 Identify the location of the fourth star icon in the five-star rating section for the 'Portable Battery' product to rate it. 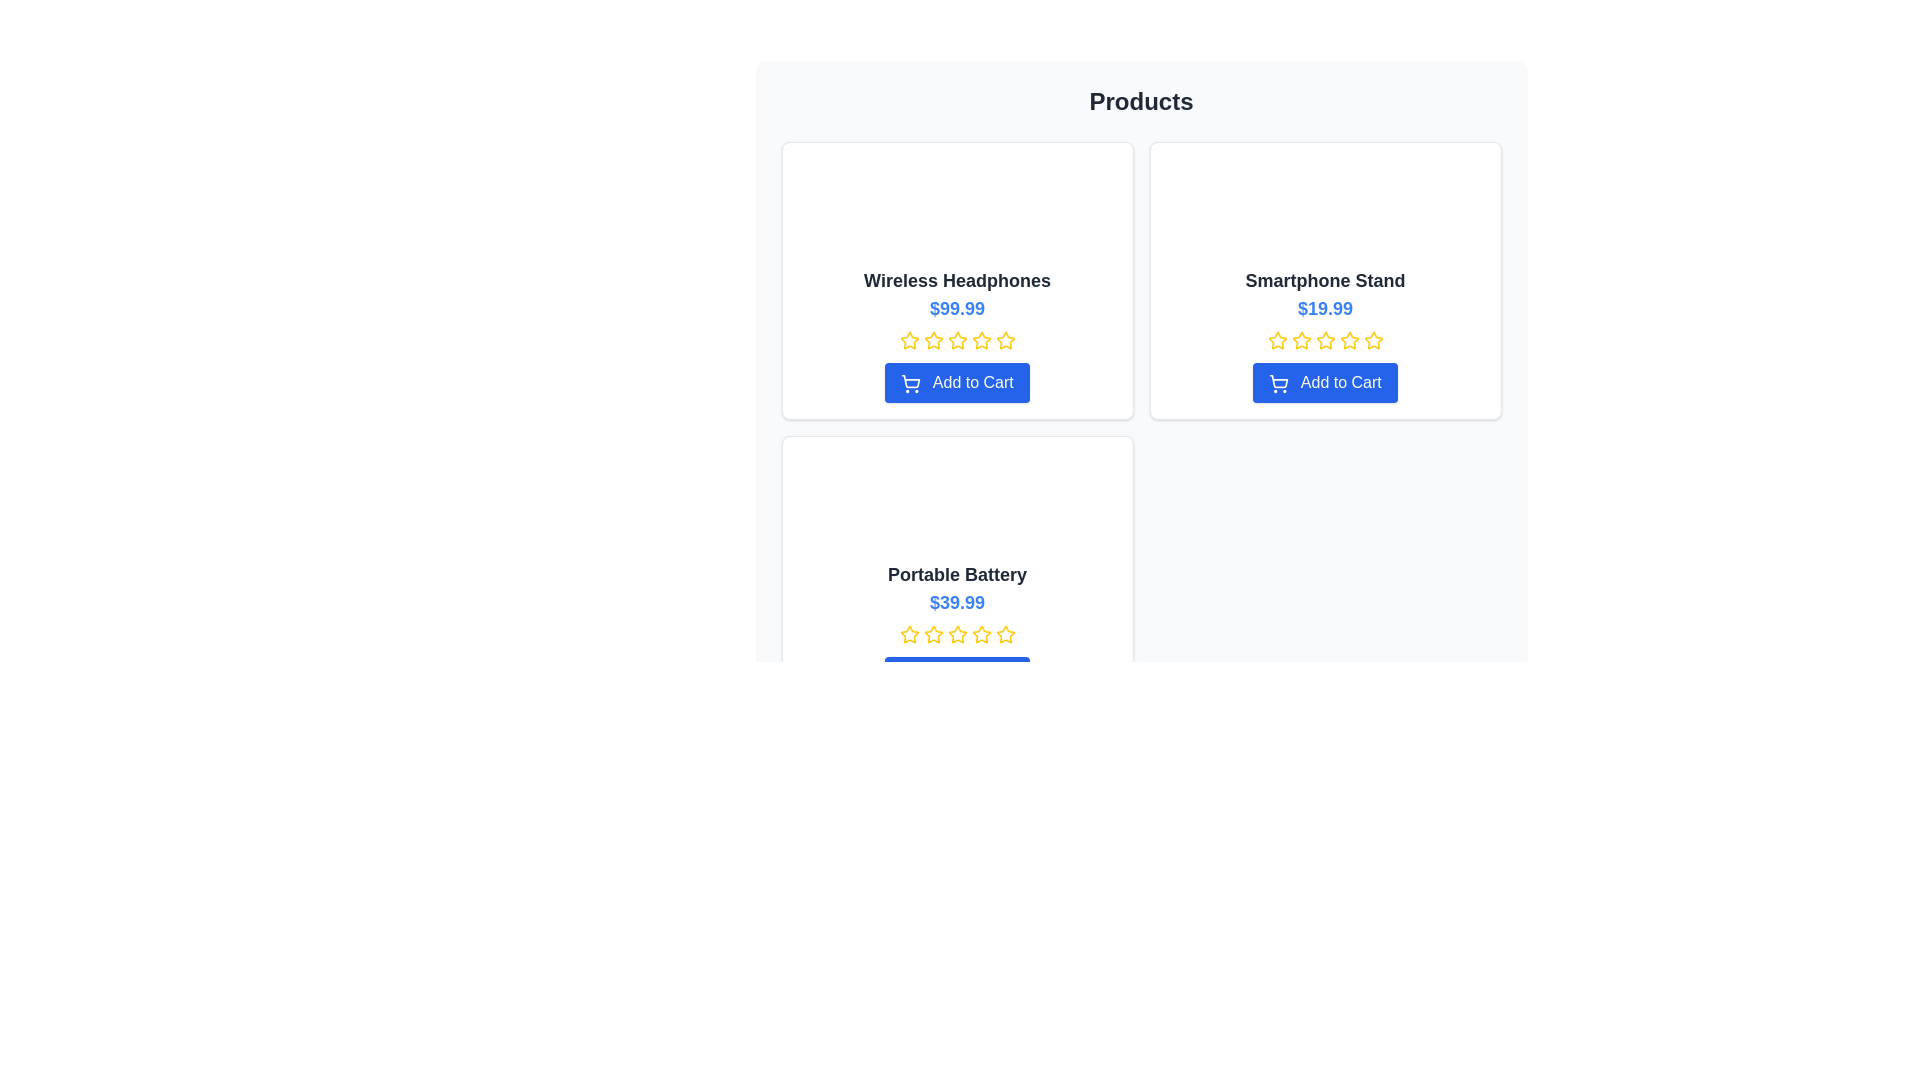
(1004, 633).